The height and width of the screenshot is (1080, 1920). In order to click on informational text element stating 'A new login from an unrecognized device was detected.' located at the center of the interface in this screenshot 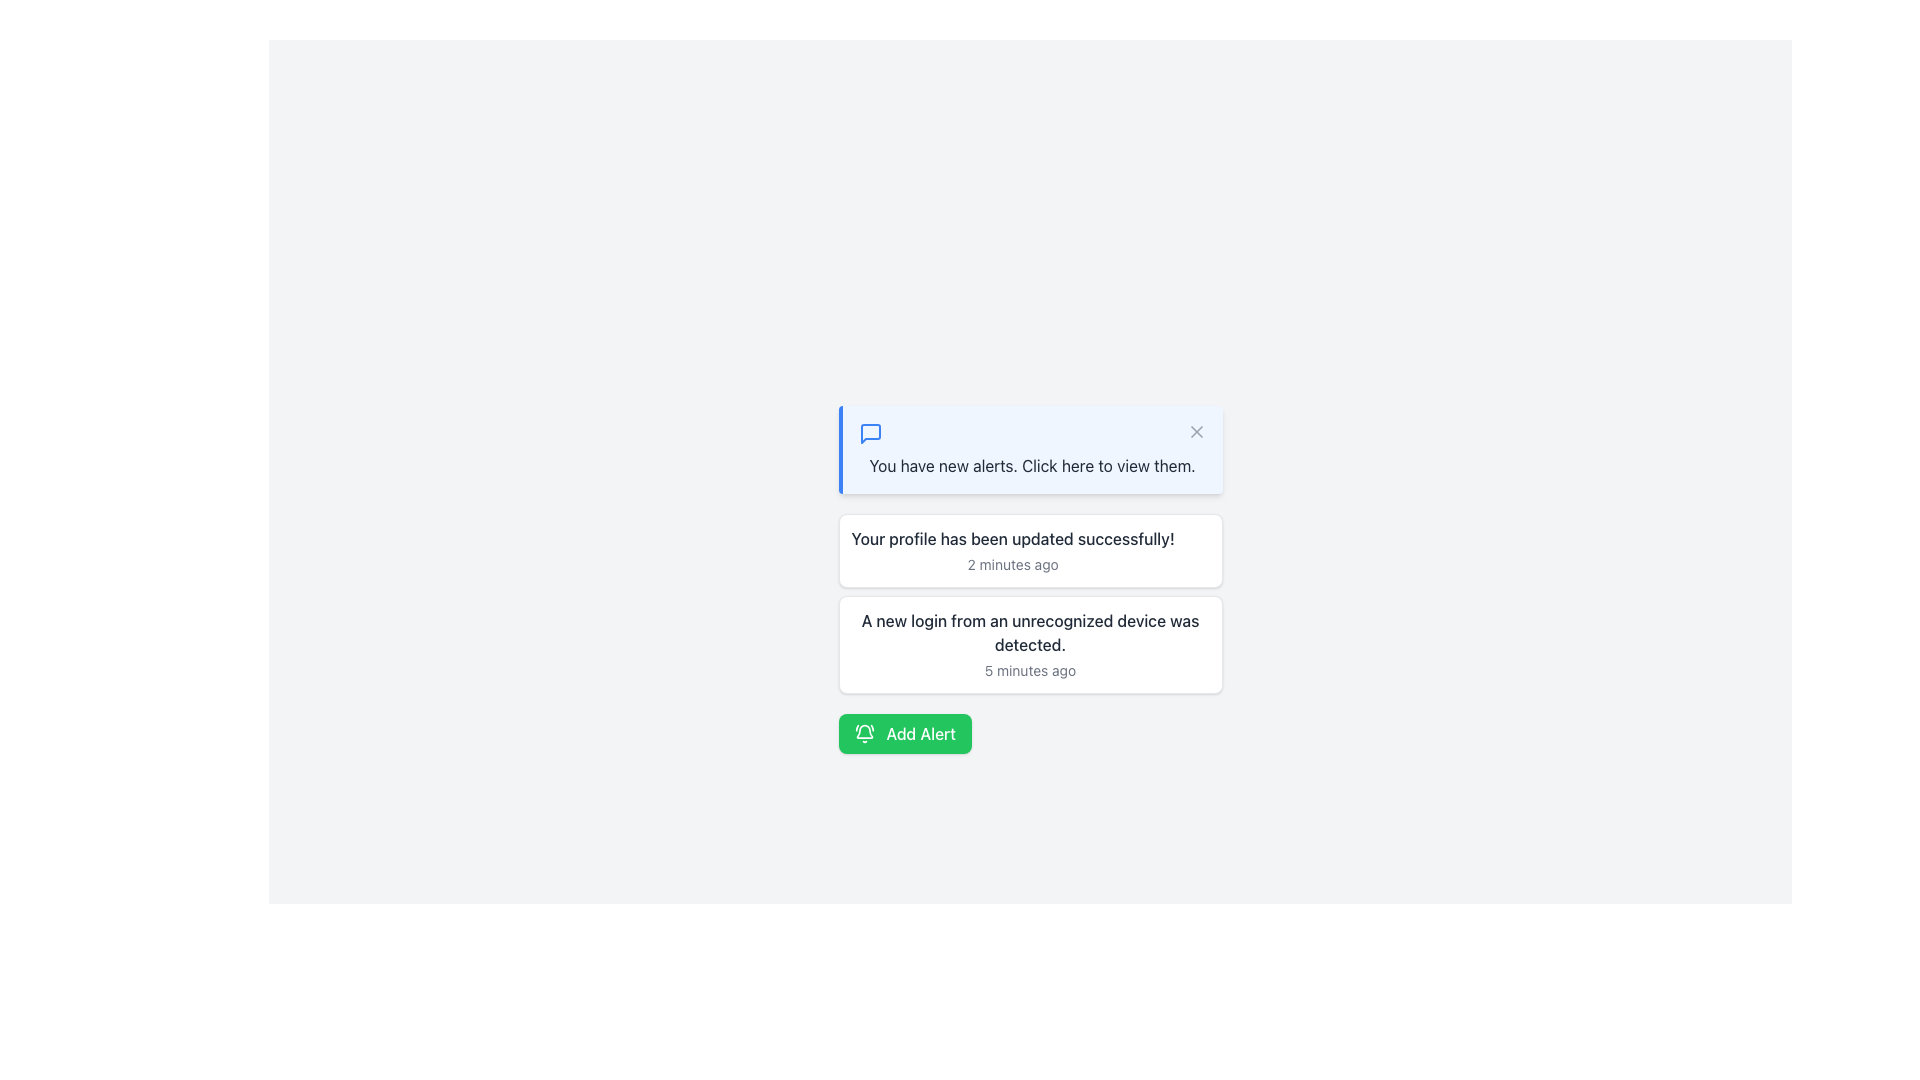, I will do `click(1030, 632)`.